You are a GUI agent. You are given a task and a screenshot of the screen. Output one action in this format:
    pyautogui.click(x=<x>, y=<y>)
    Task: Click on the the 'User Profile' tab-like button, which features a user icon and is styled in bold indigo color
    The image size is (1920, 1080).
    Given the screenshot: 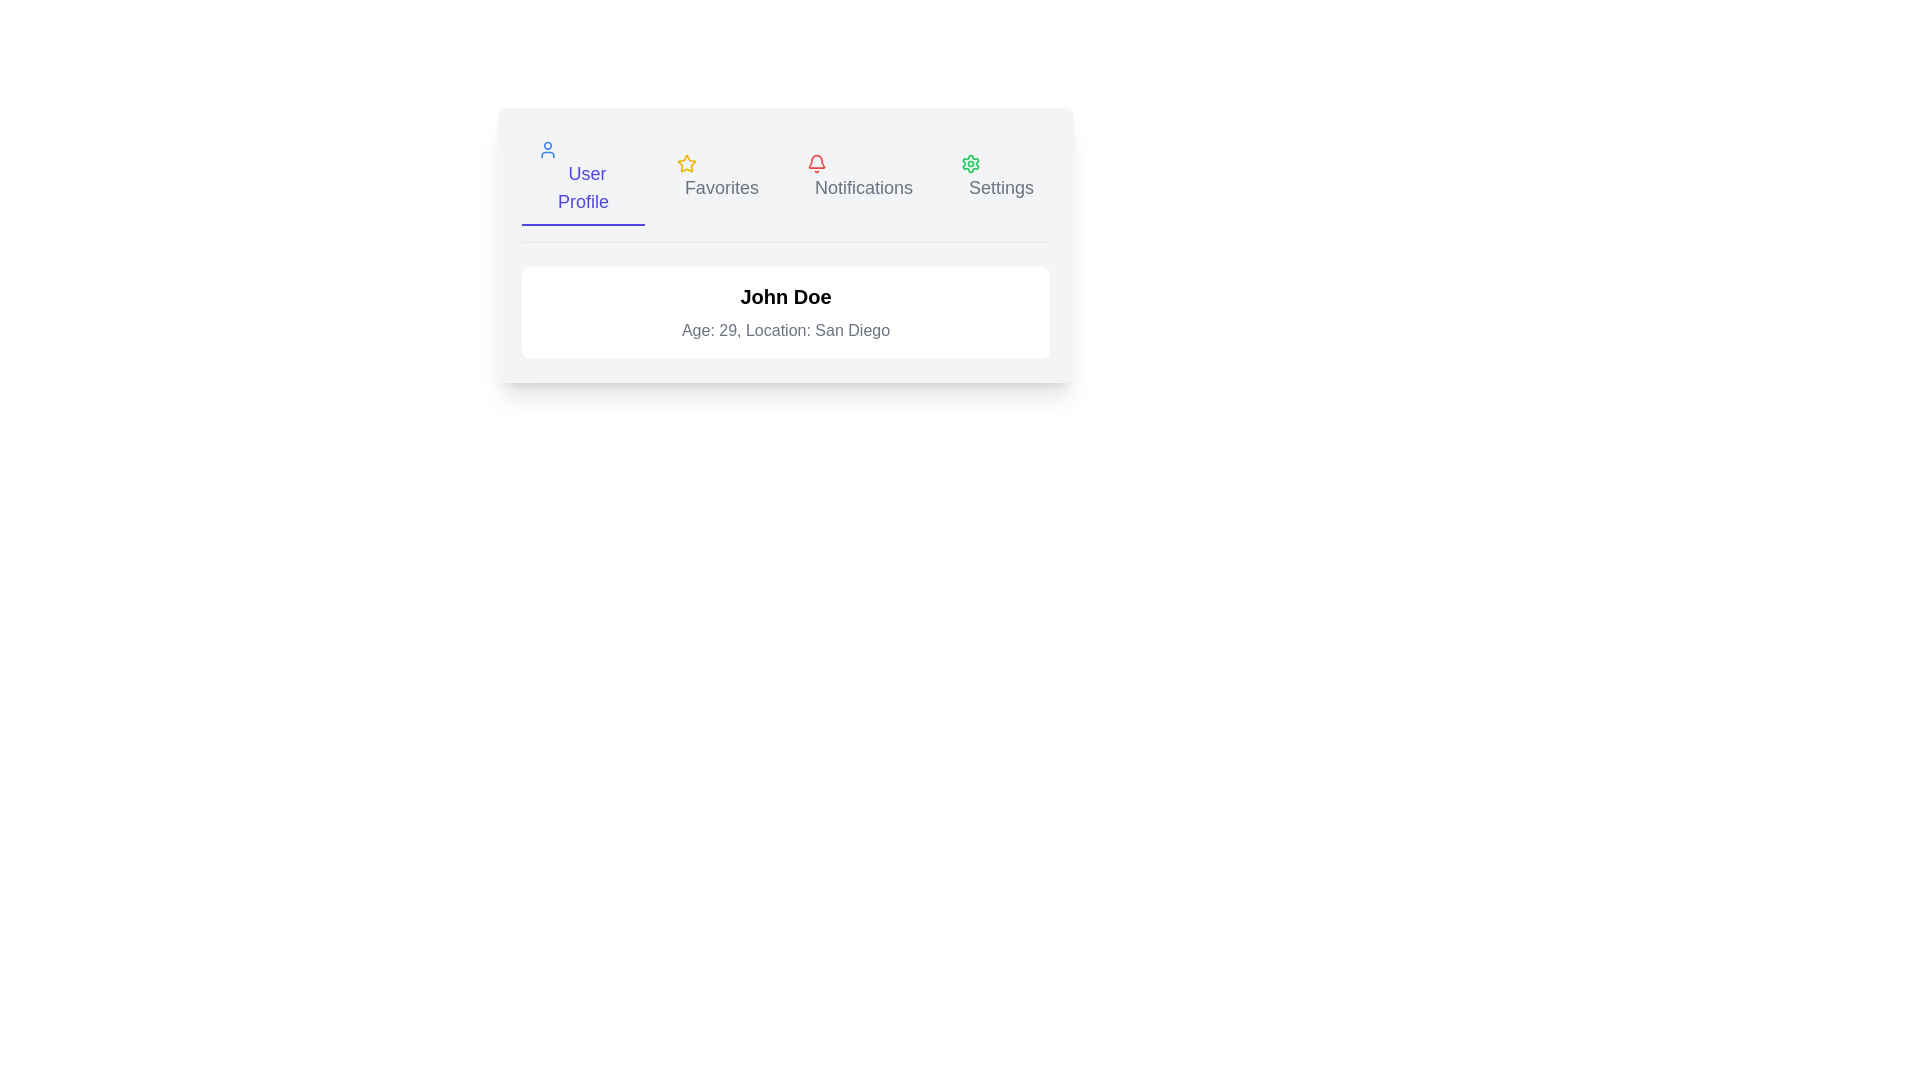 What is the action you would take?
    pyautogui.click(x=582, y=177)
    